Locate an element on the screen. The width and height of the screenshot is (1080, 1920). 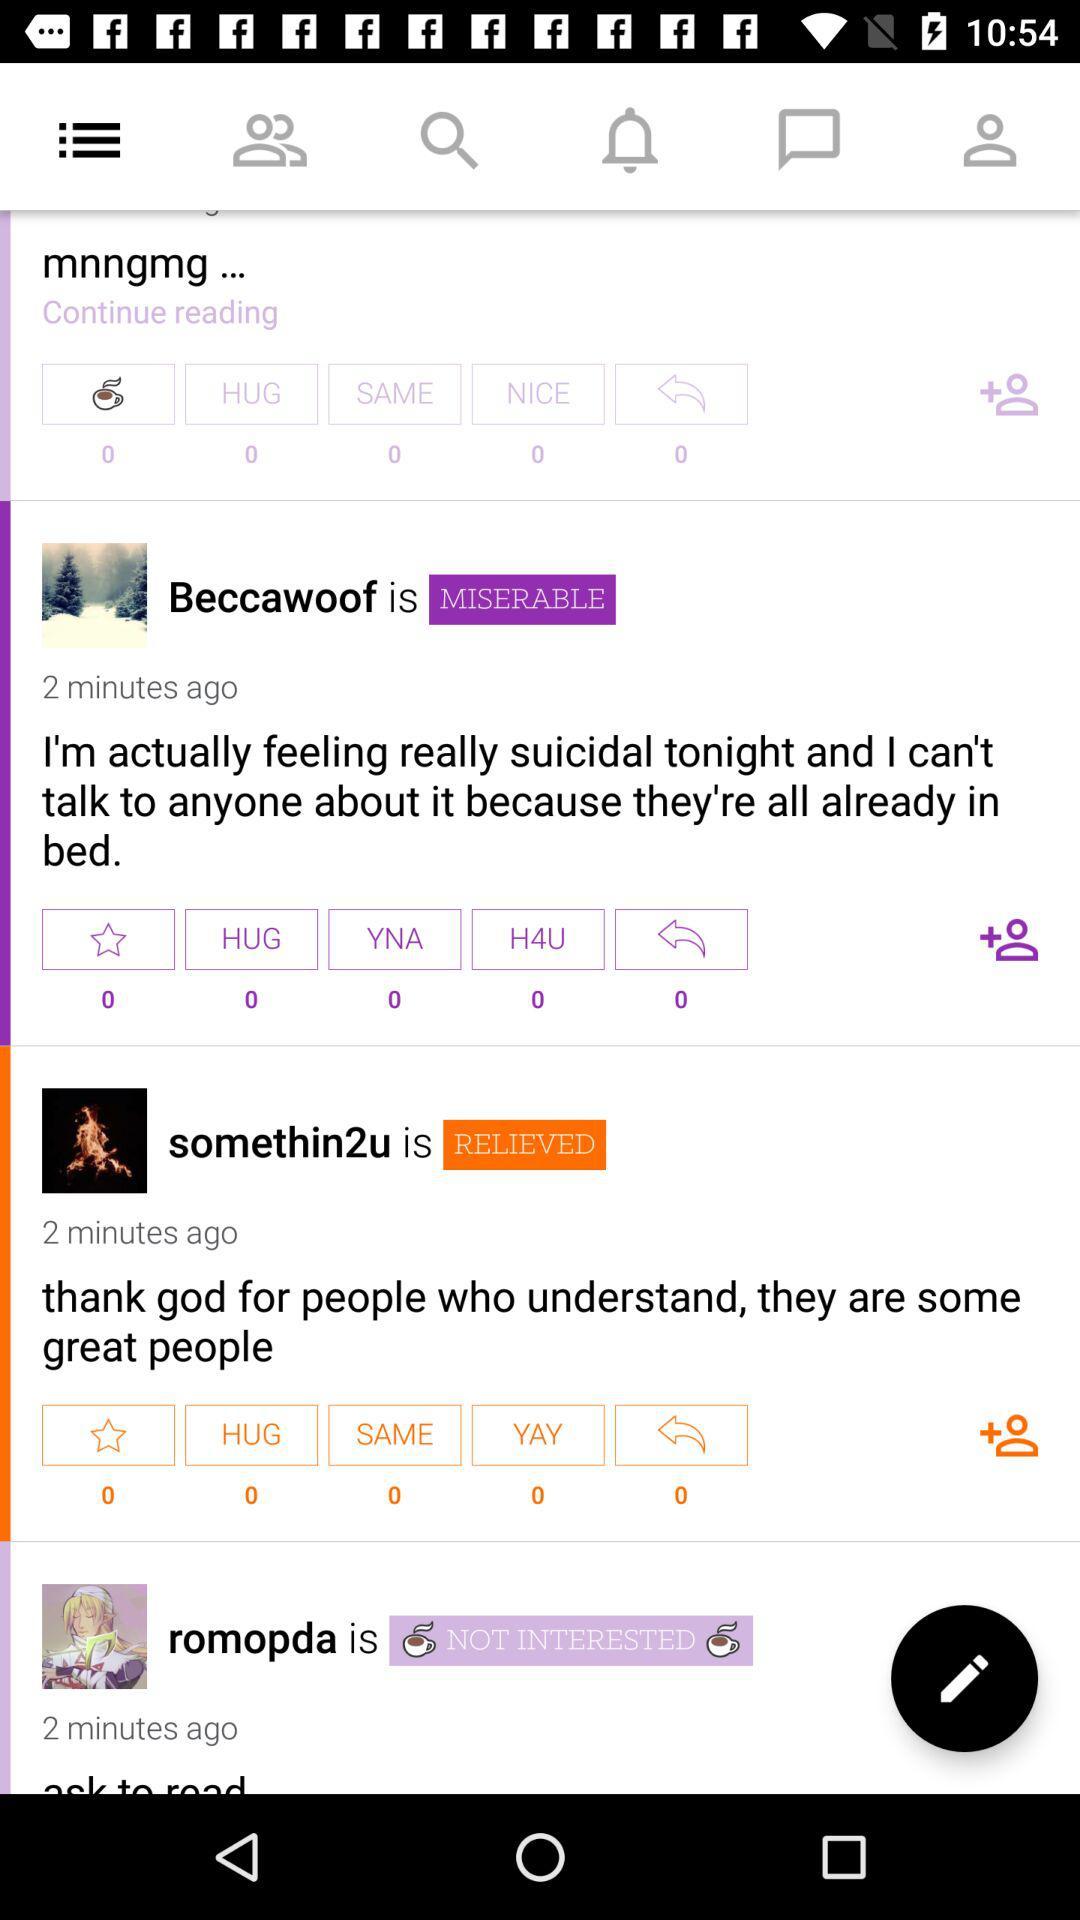
like comment is located at coordinates (108, 1434).